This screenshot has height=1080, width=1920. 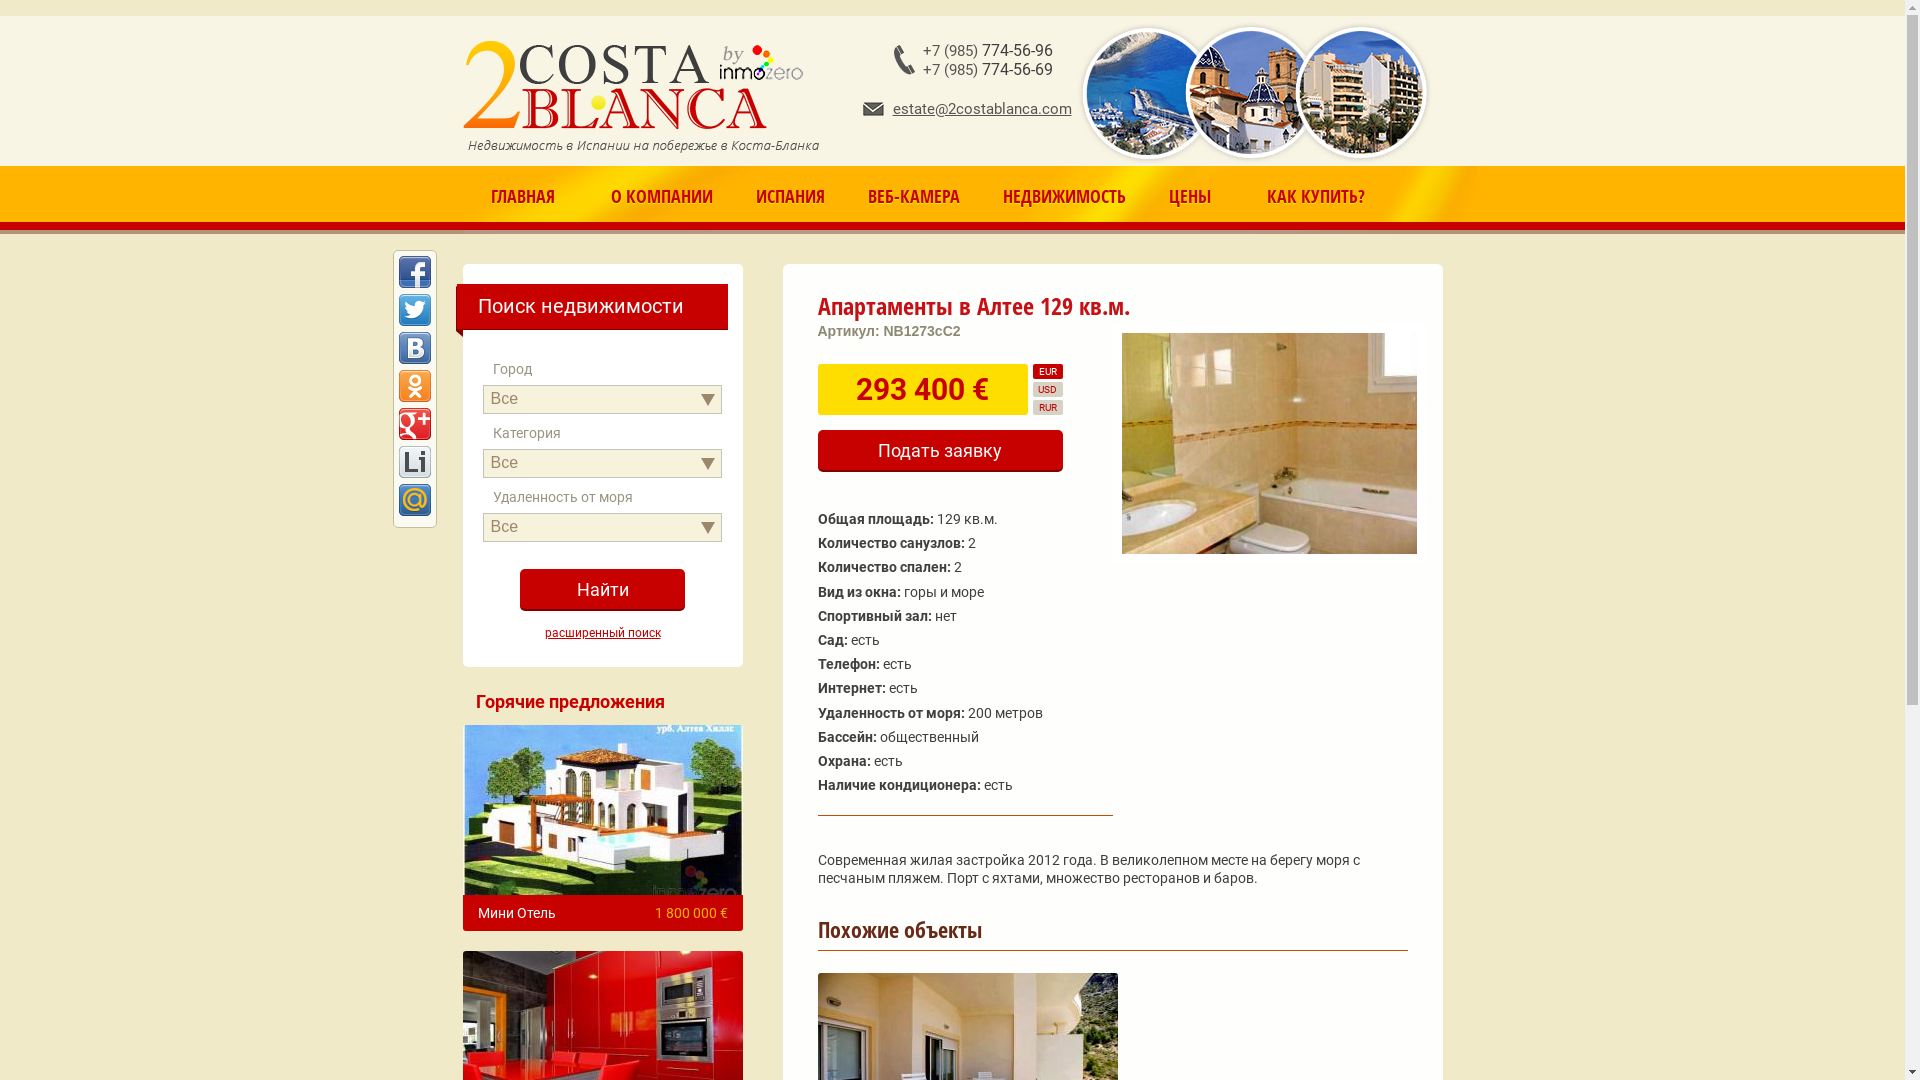 What do you see at coordinates (1045, 371) in the screenshot?
I see `'EUR'` at bounding box center [1045, 371].